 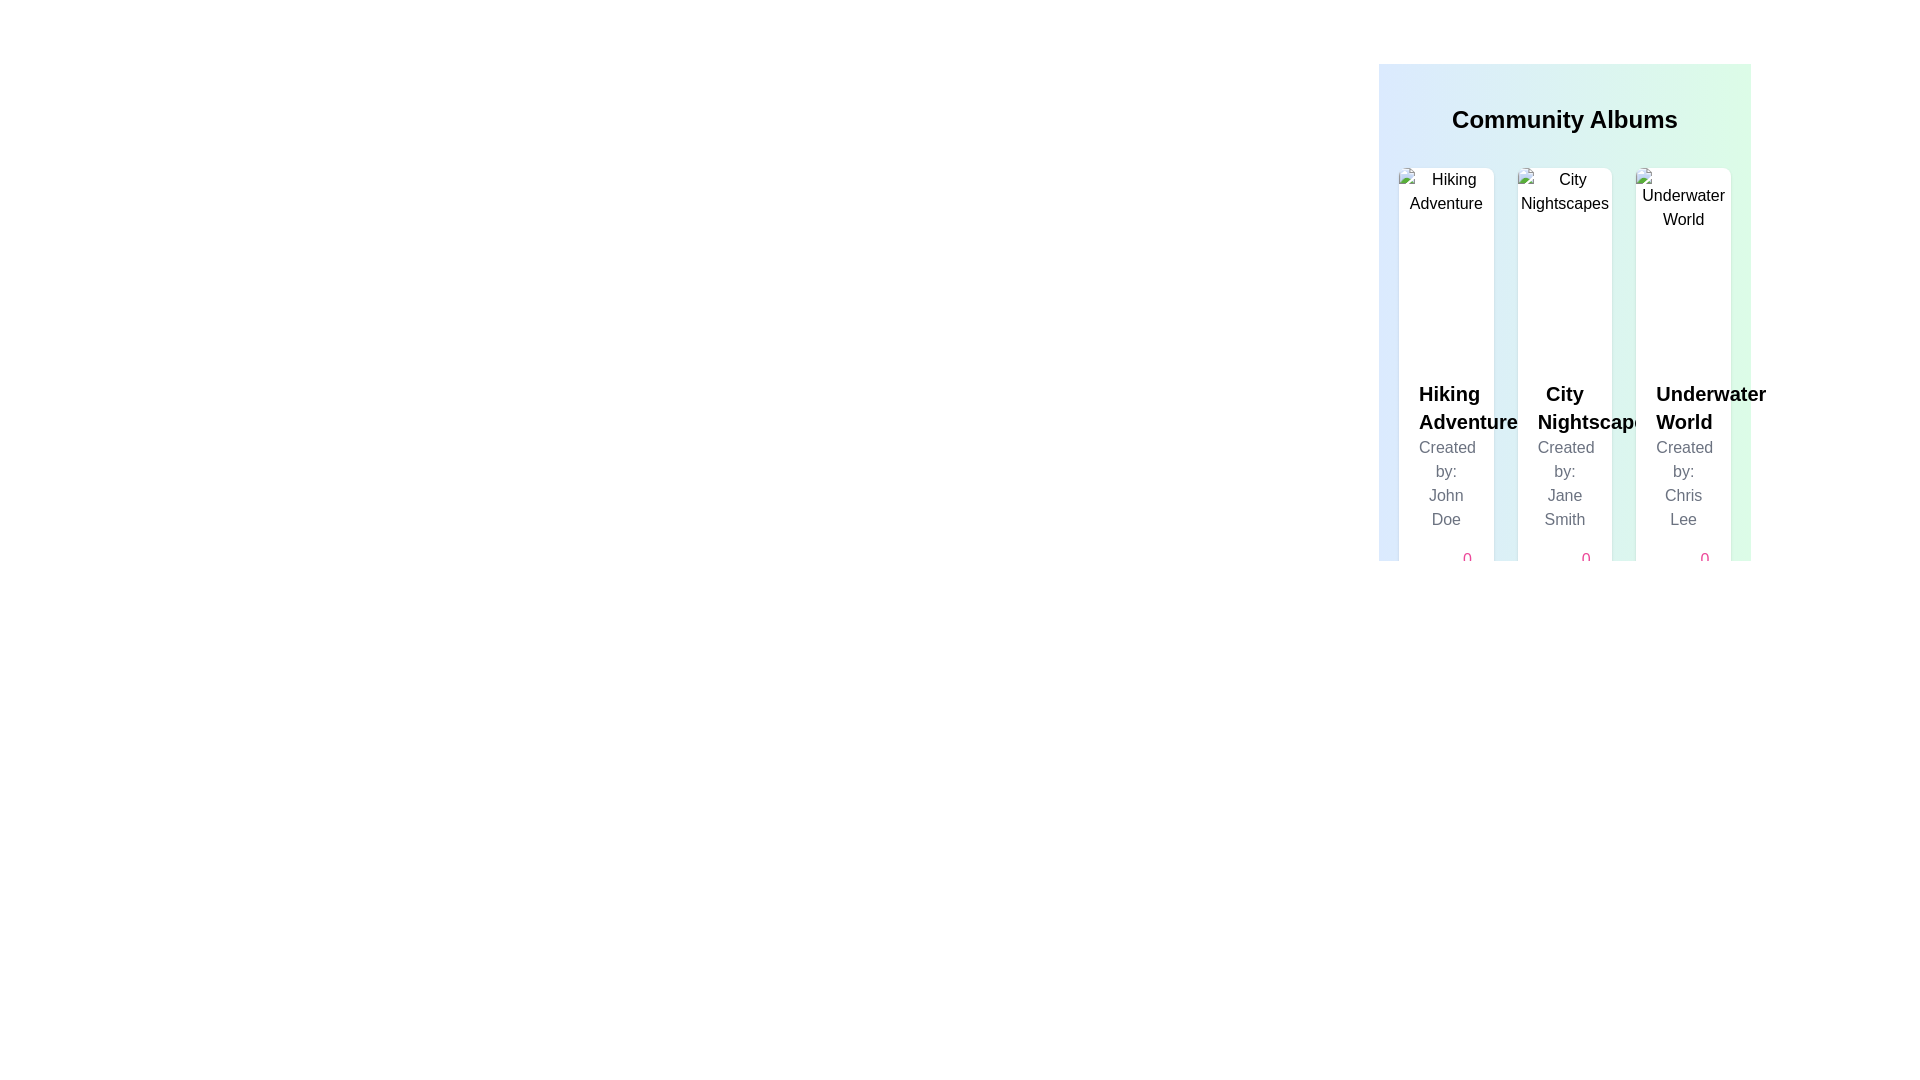 What do you see at coordinates (1563, 300) in the screenshot?
I see `an individual entry inside the 'Community Albums' panel, which is a white background panel containing entries with titles and creator information` at bounding box center [1563, 300].